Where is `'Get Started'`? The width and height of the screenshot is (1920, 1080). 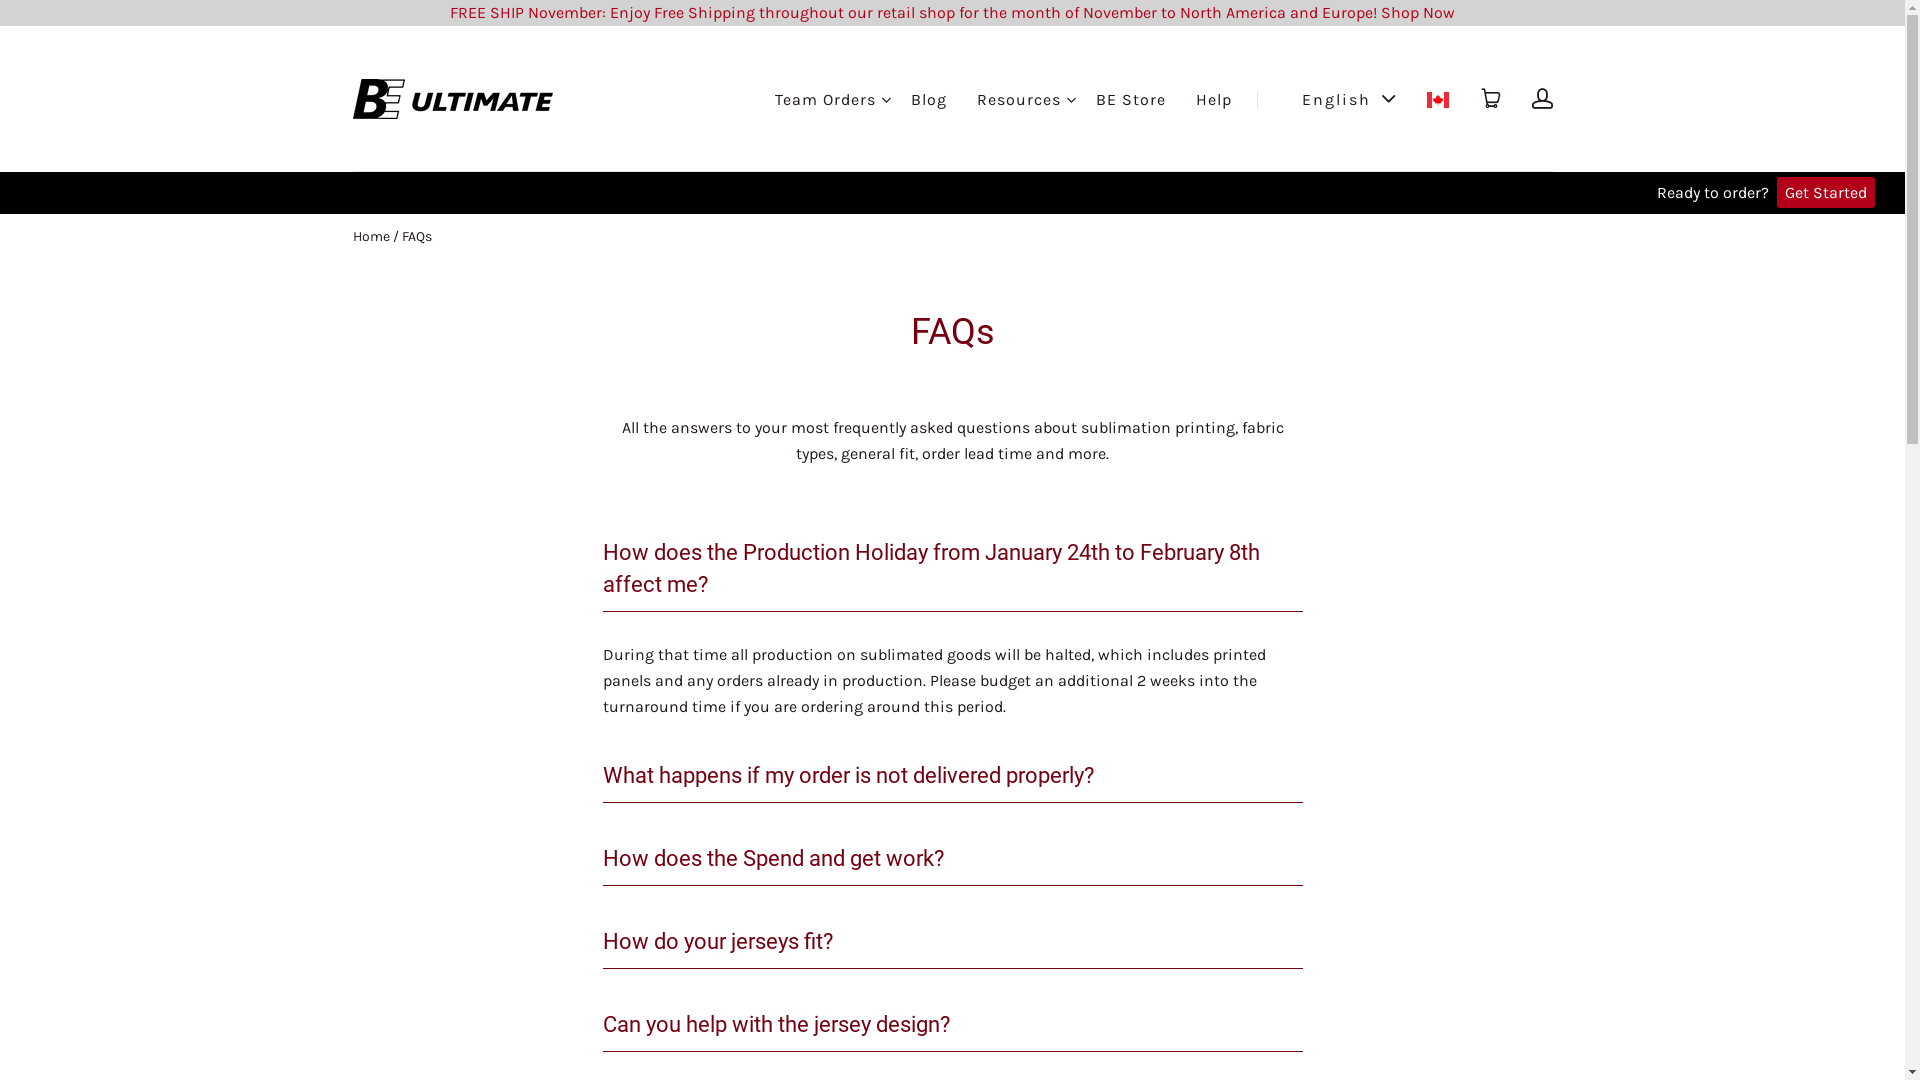 'Get Started' is located at coordinates (1825, 192).